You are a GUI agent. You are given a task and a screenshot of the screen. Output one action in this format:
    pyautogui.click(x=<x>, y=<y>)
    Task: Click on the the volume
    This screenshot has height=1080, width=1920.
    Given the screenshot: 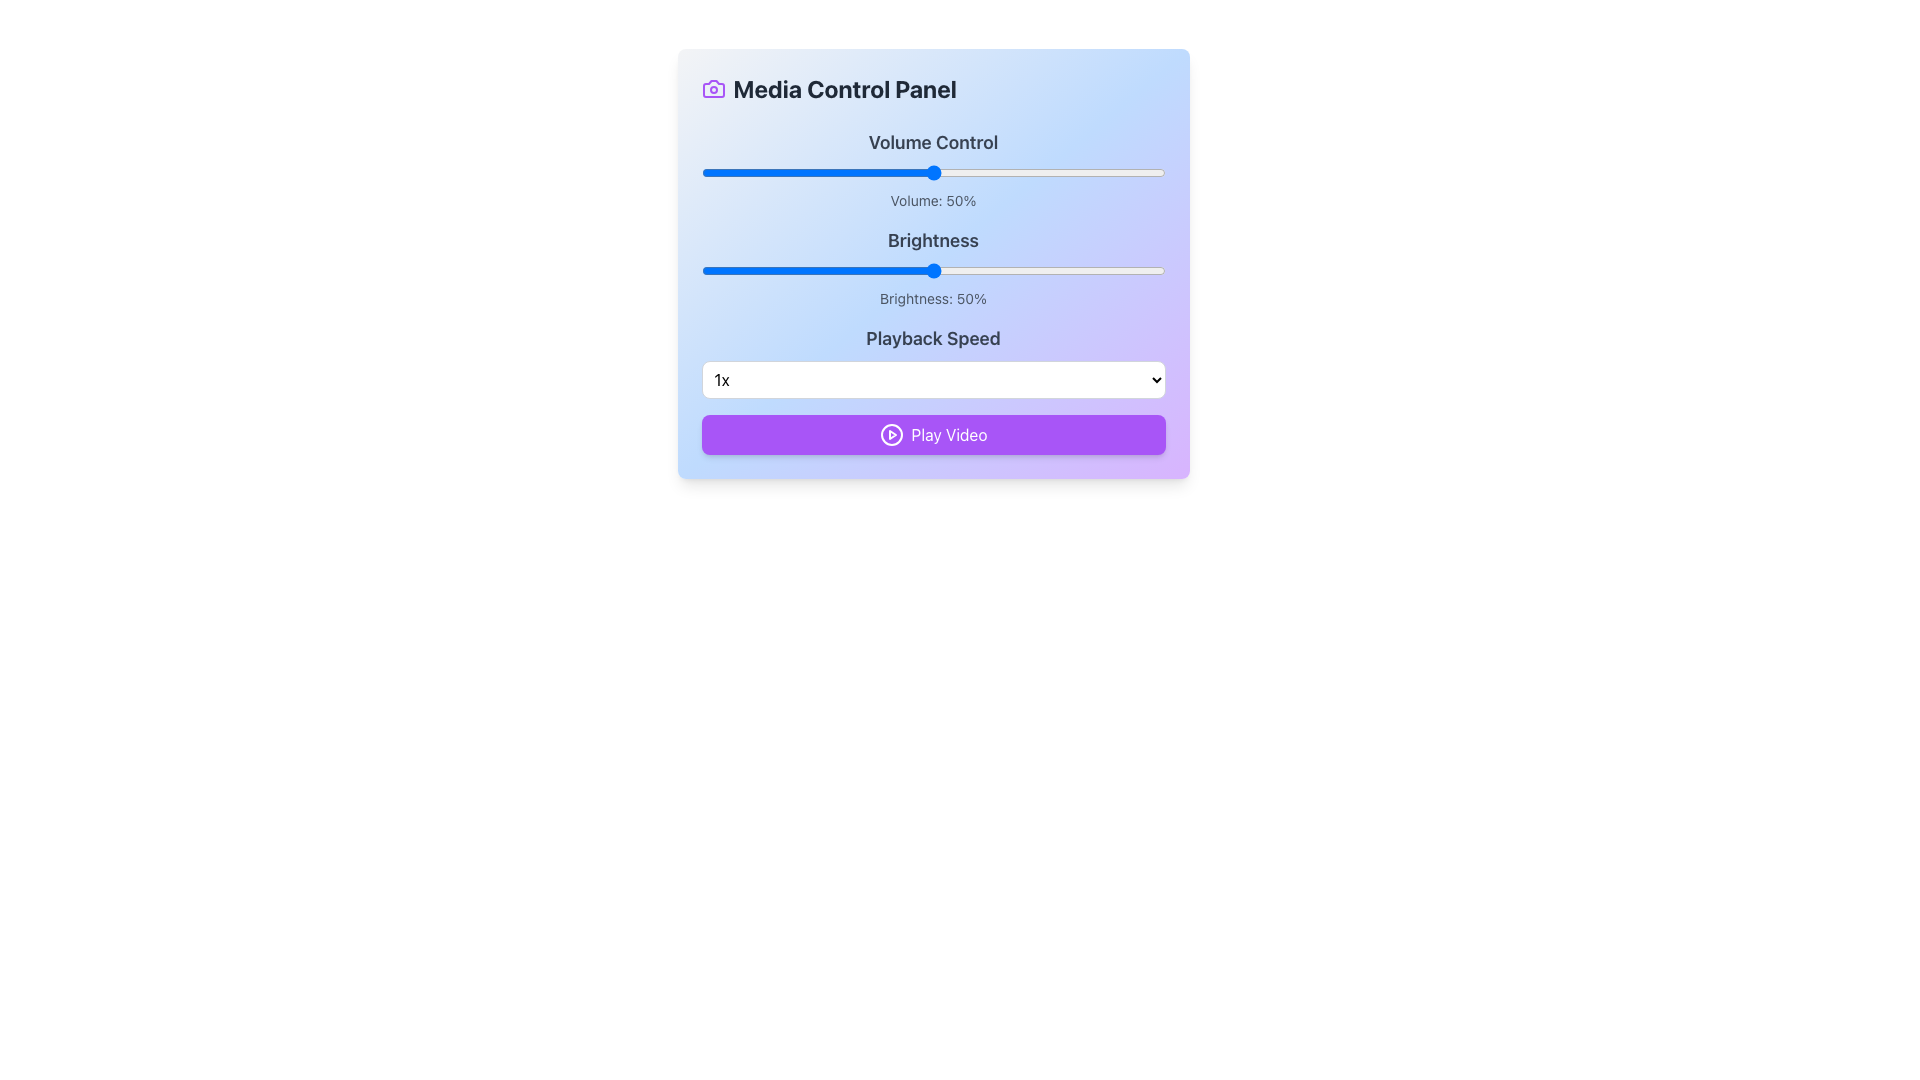 What is the action you would take?
    pyautogui.click(x=854, y=172)
    